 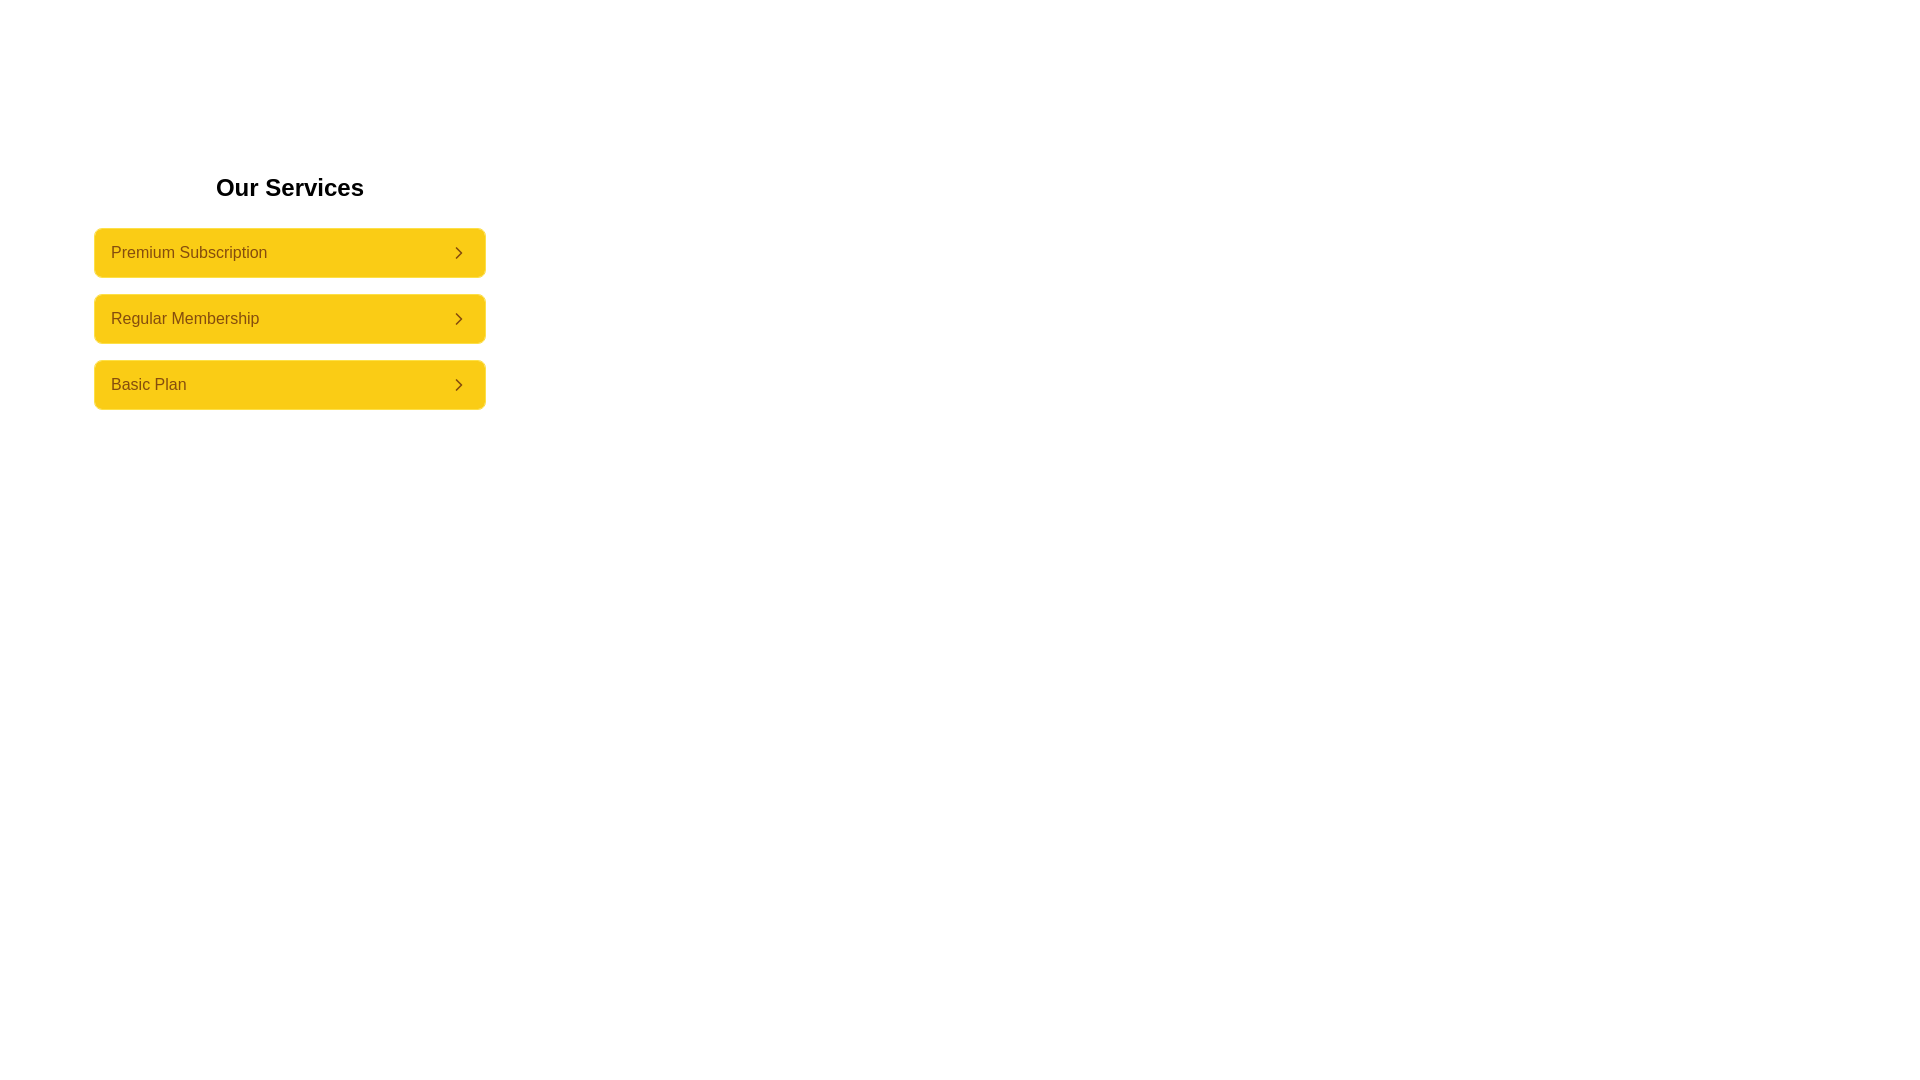 I want to click on the 'Basic Plan' button located at the bottom of the subscription options, so click(x=288, y=385).